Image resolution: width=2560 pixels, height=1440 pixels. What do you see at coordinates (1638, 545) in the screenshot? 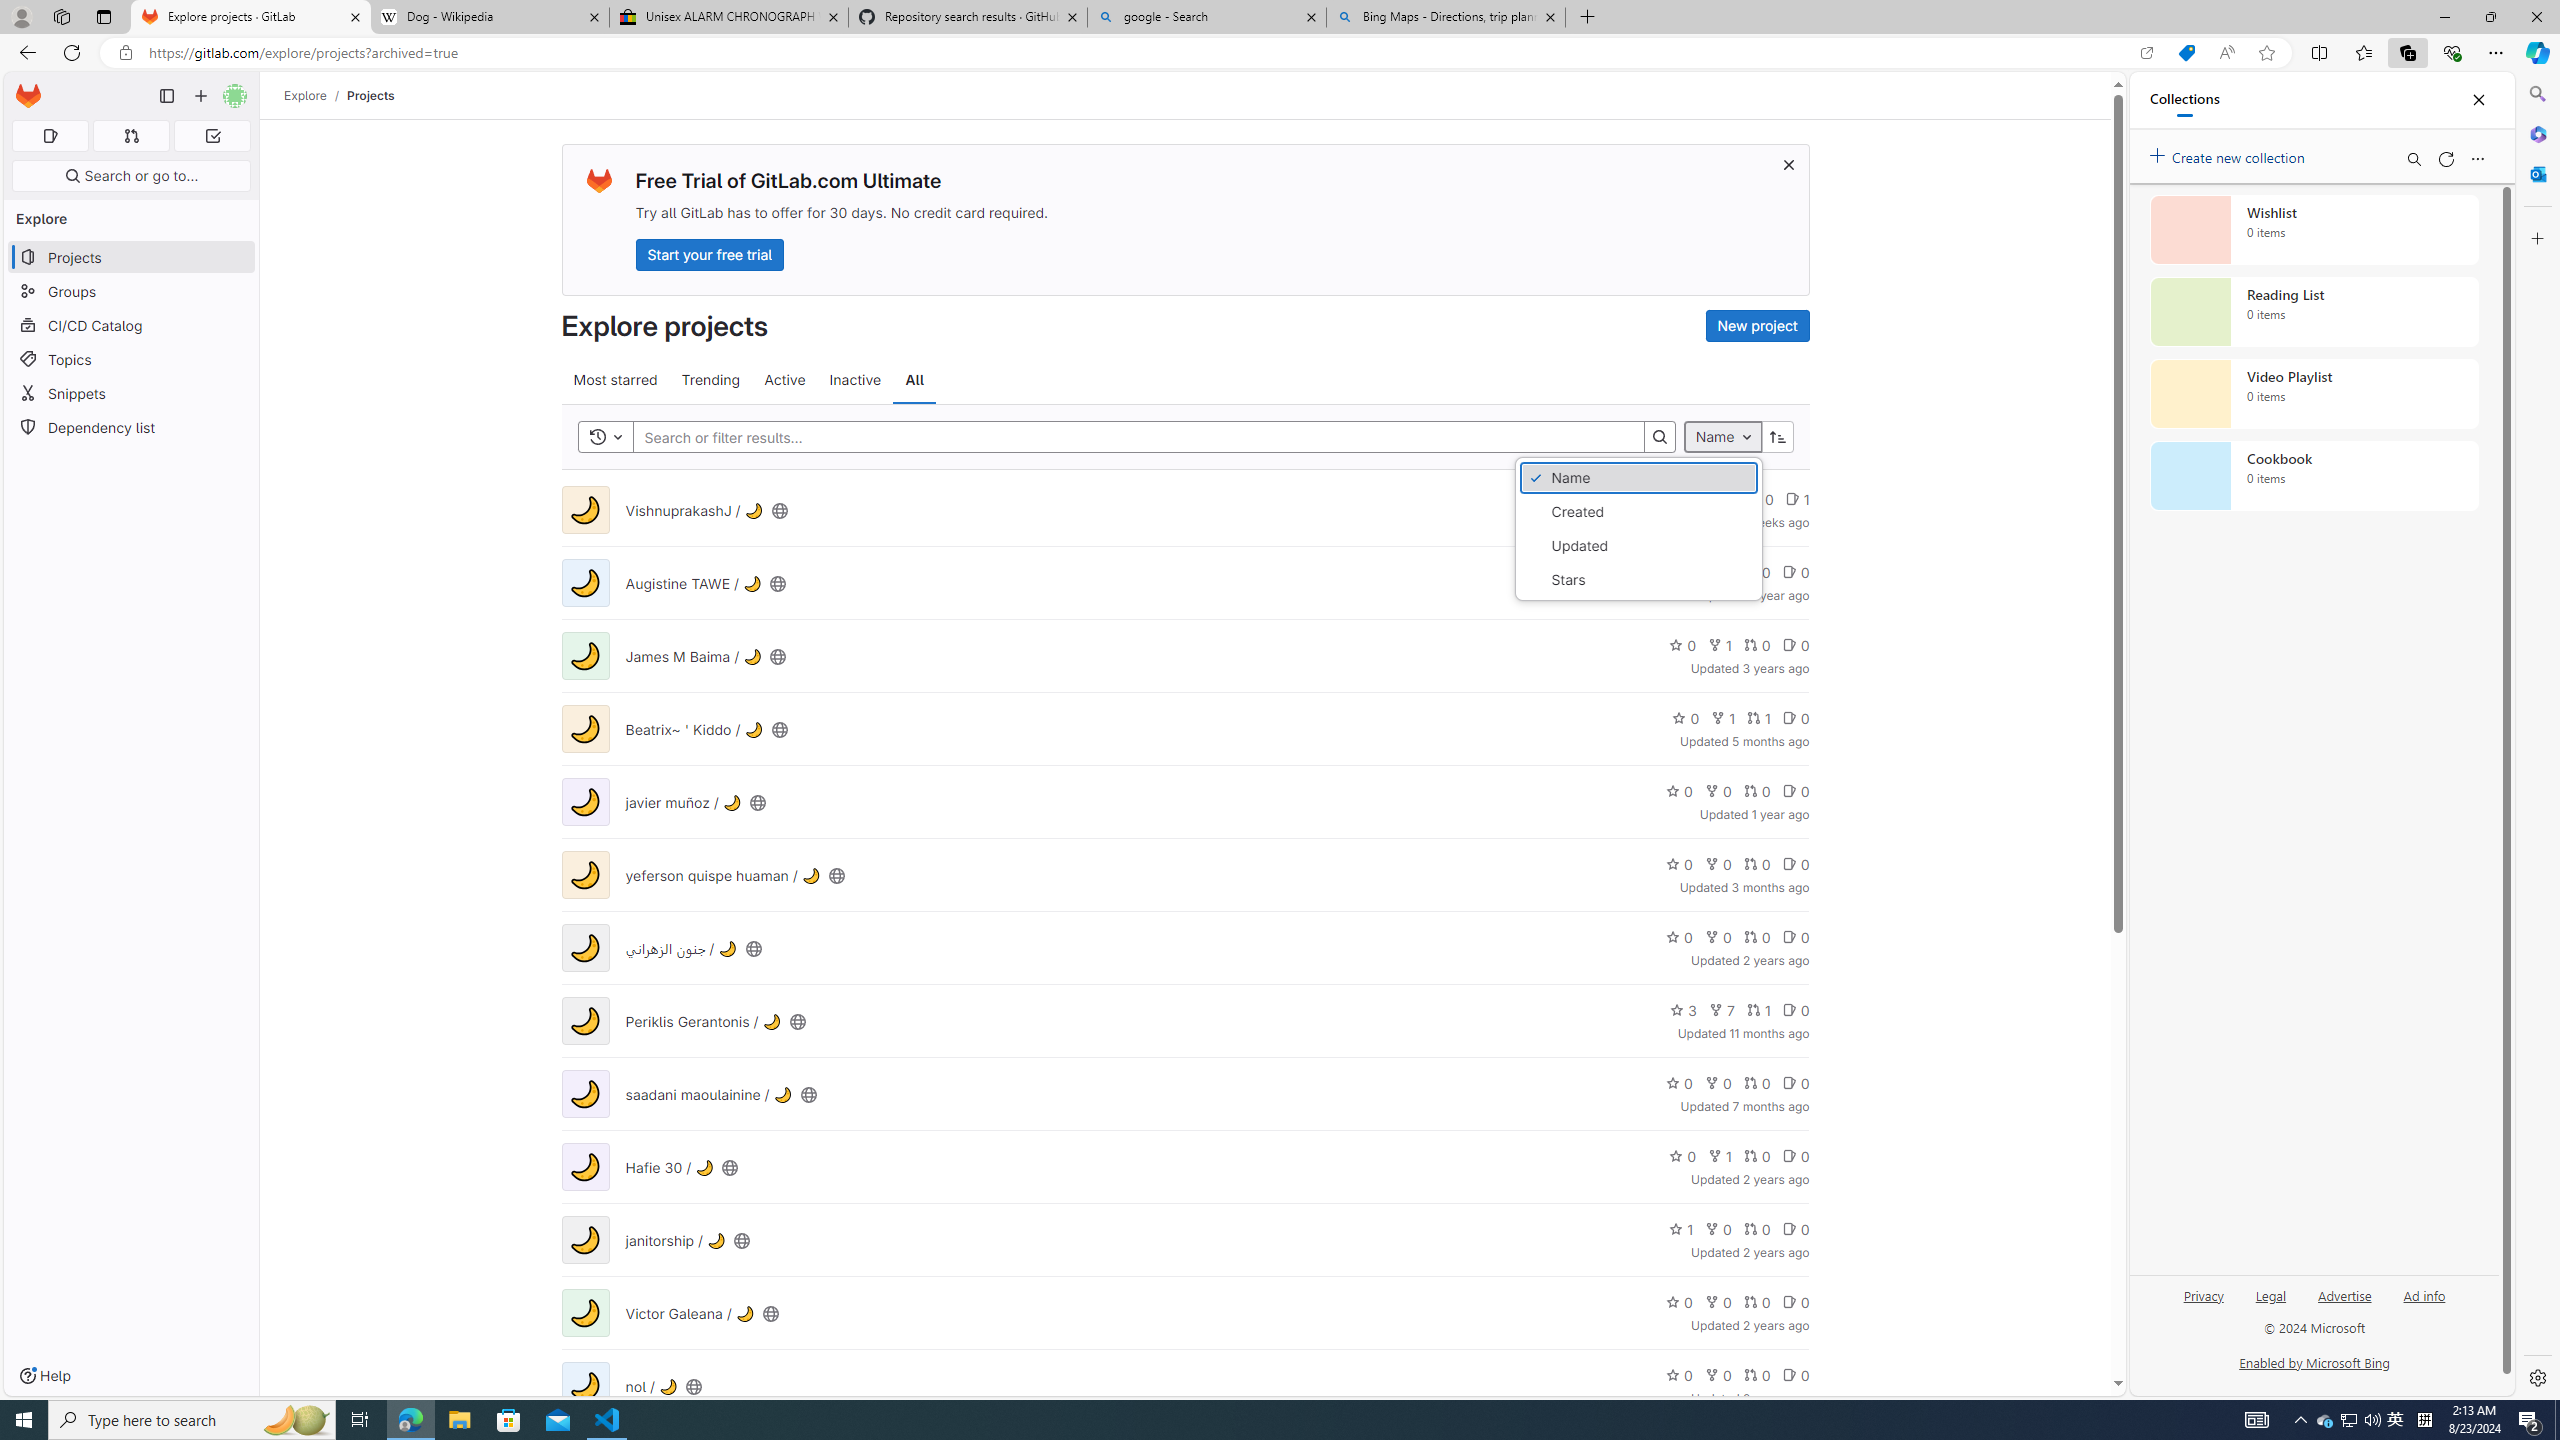
I see `'Updated'` at bounding box center [1638, 545].